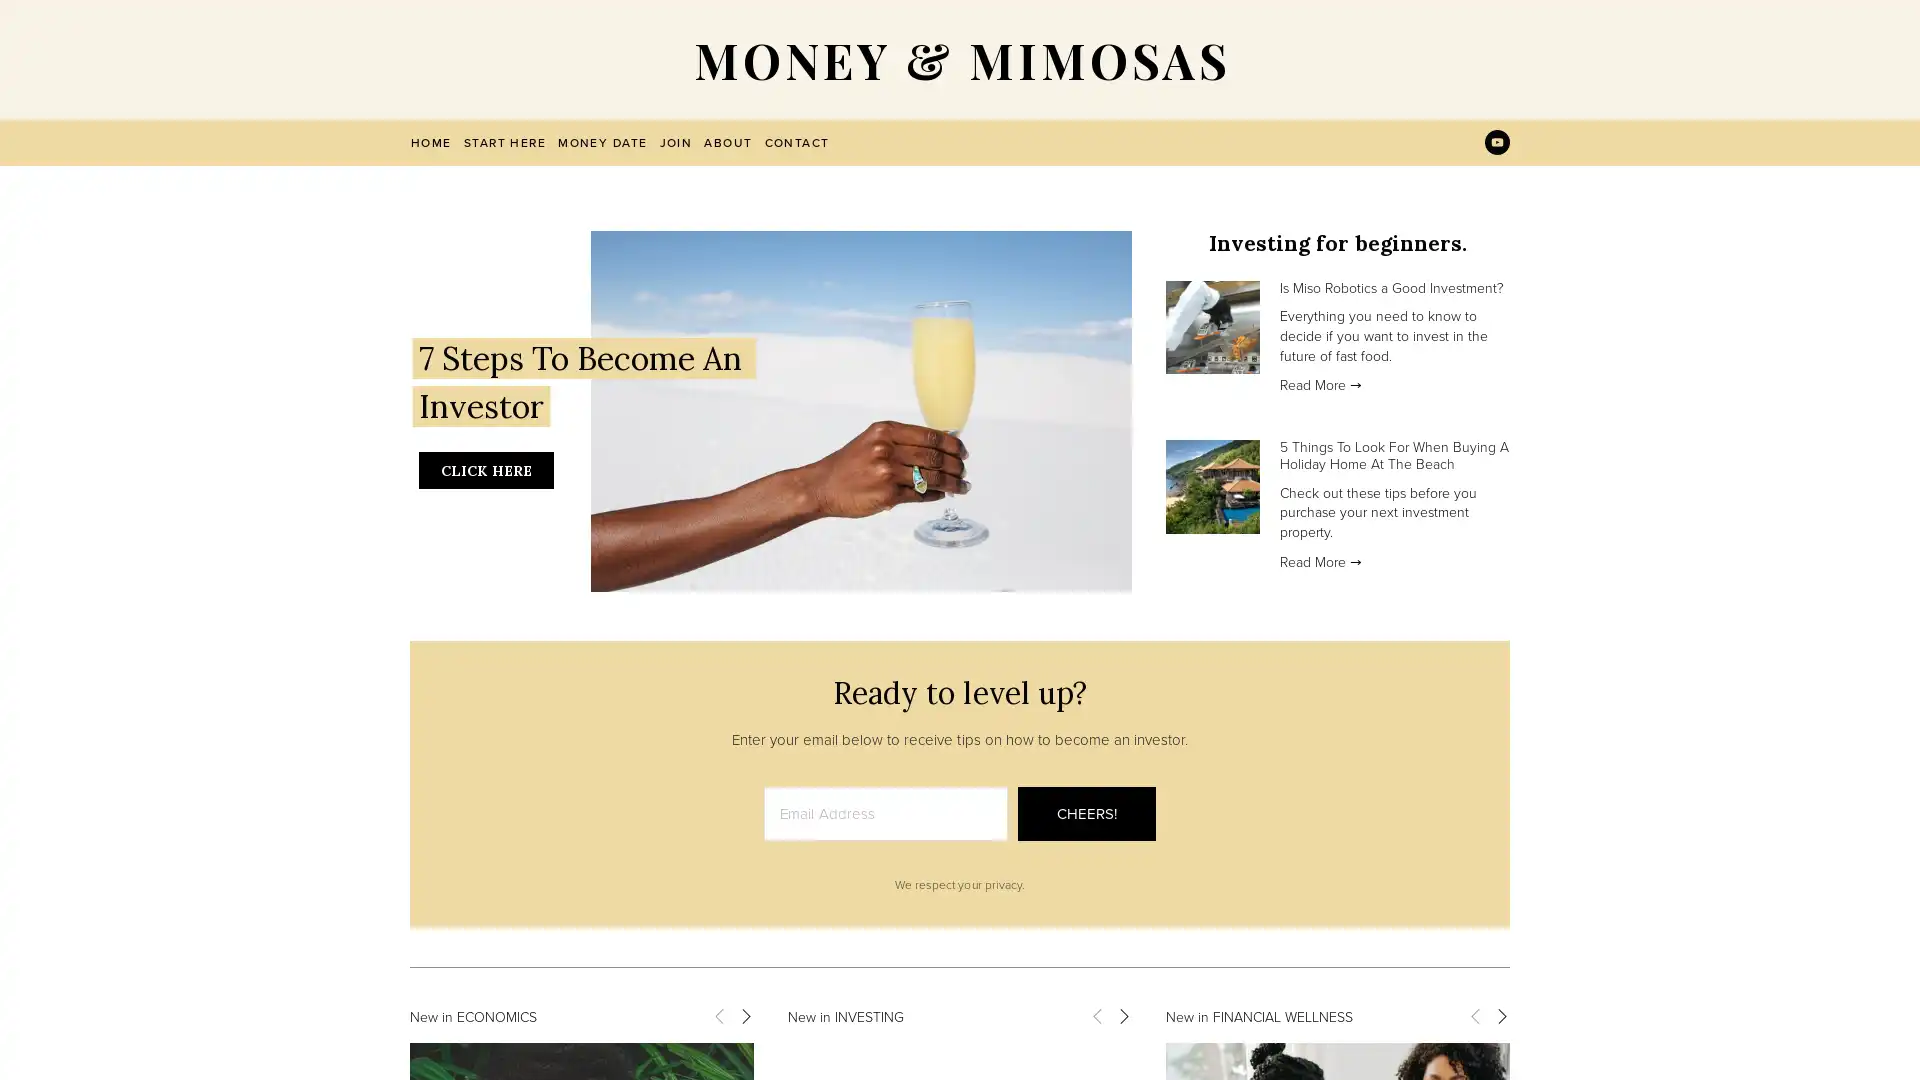 The image size is (1920, 1080). What do you see at coordinates (1123, 1014) in the screenshot?
I see `Next` at bounding box center [1123, 1014].